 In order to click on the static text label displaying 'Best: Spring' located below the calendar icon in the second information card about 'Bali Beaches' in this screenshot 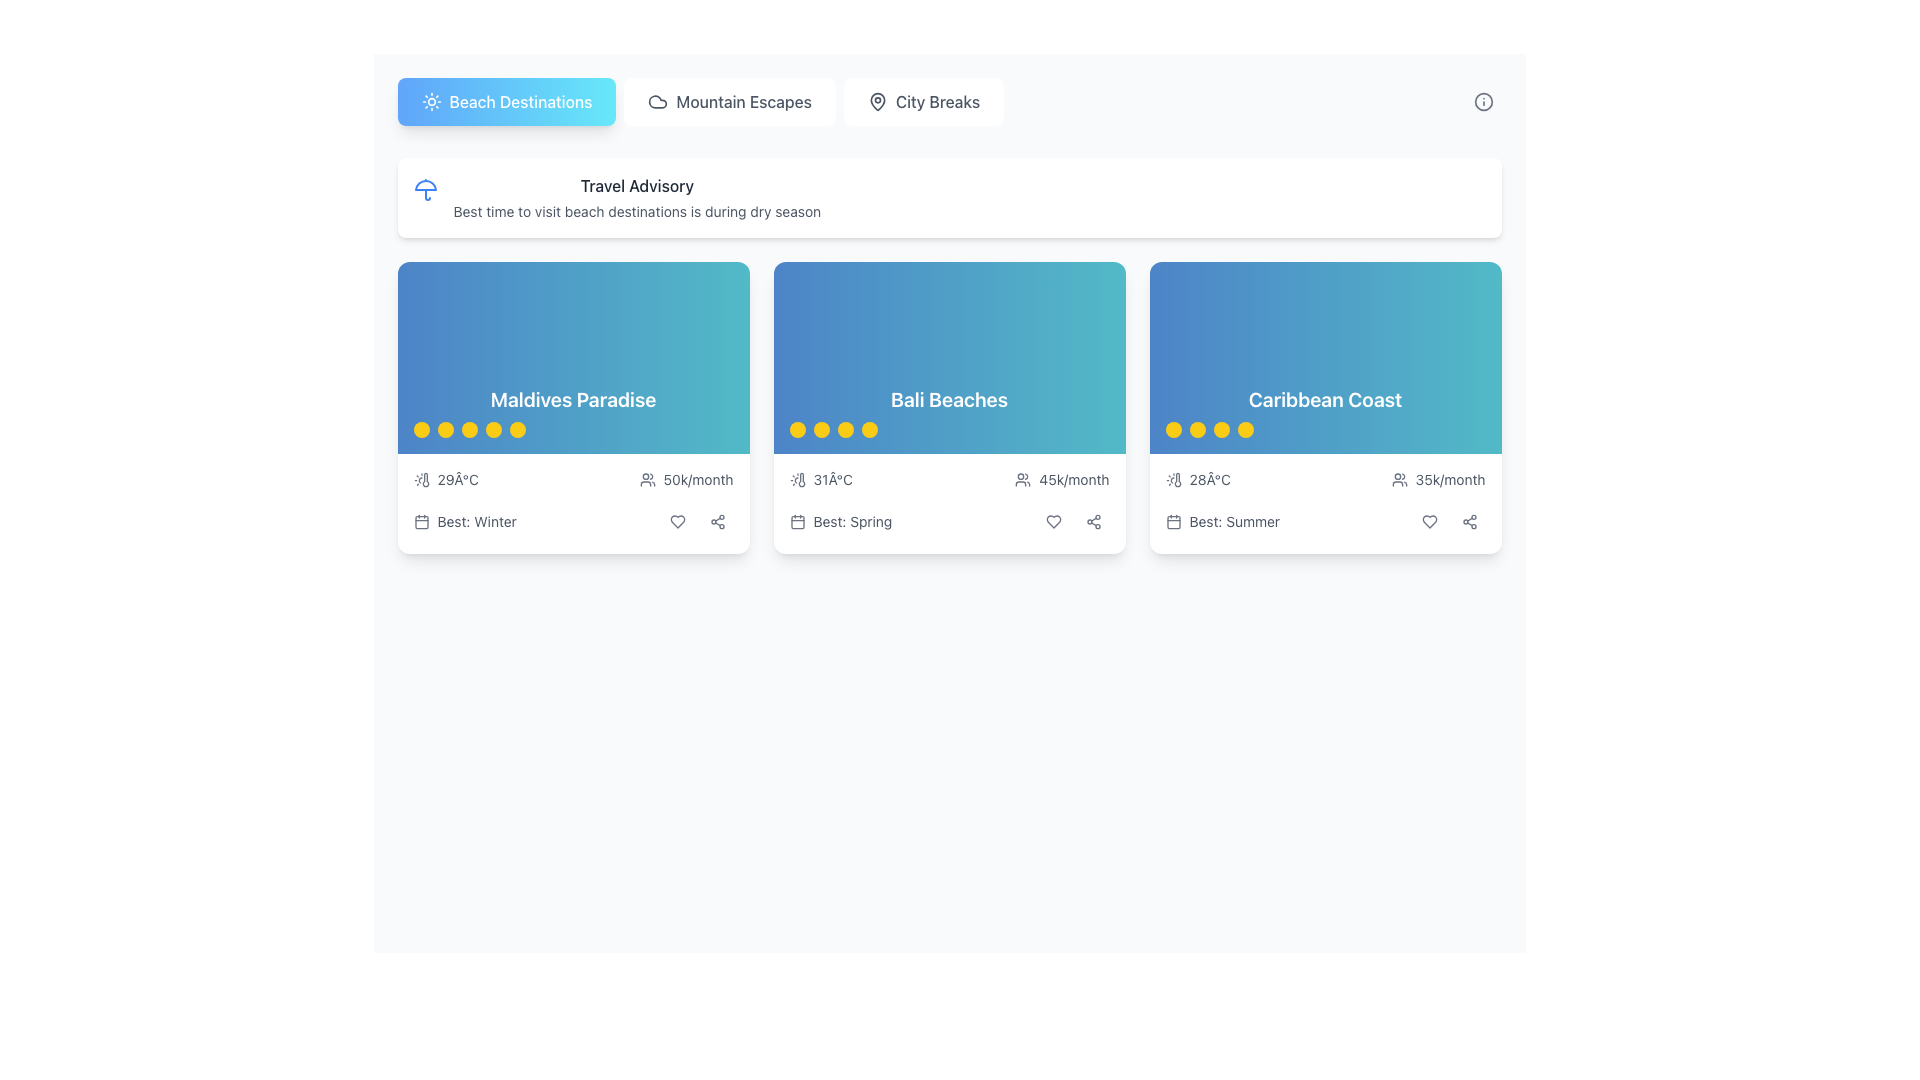, I will do `click(852, 520)`.